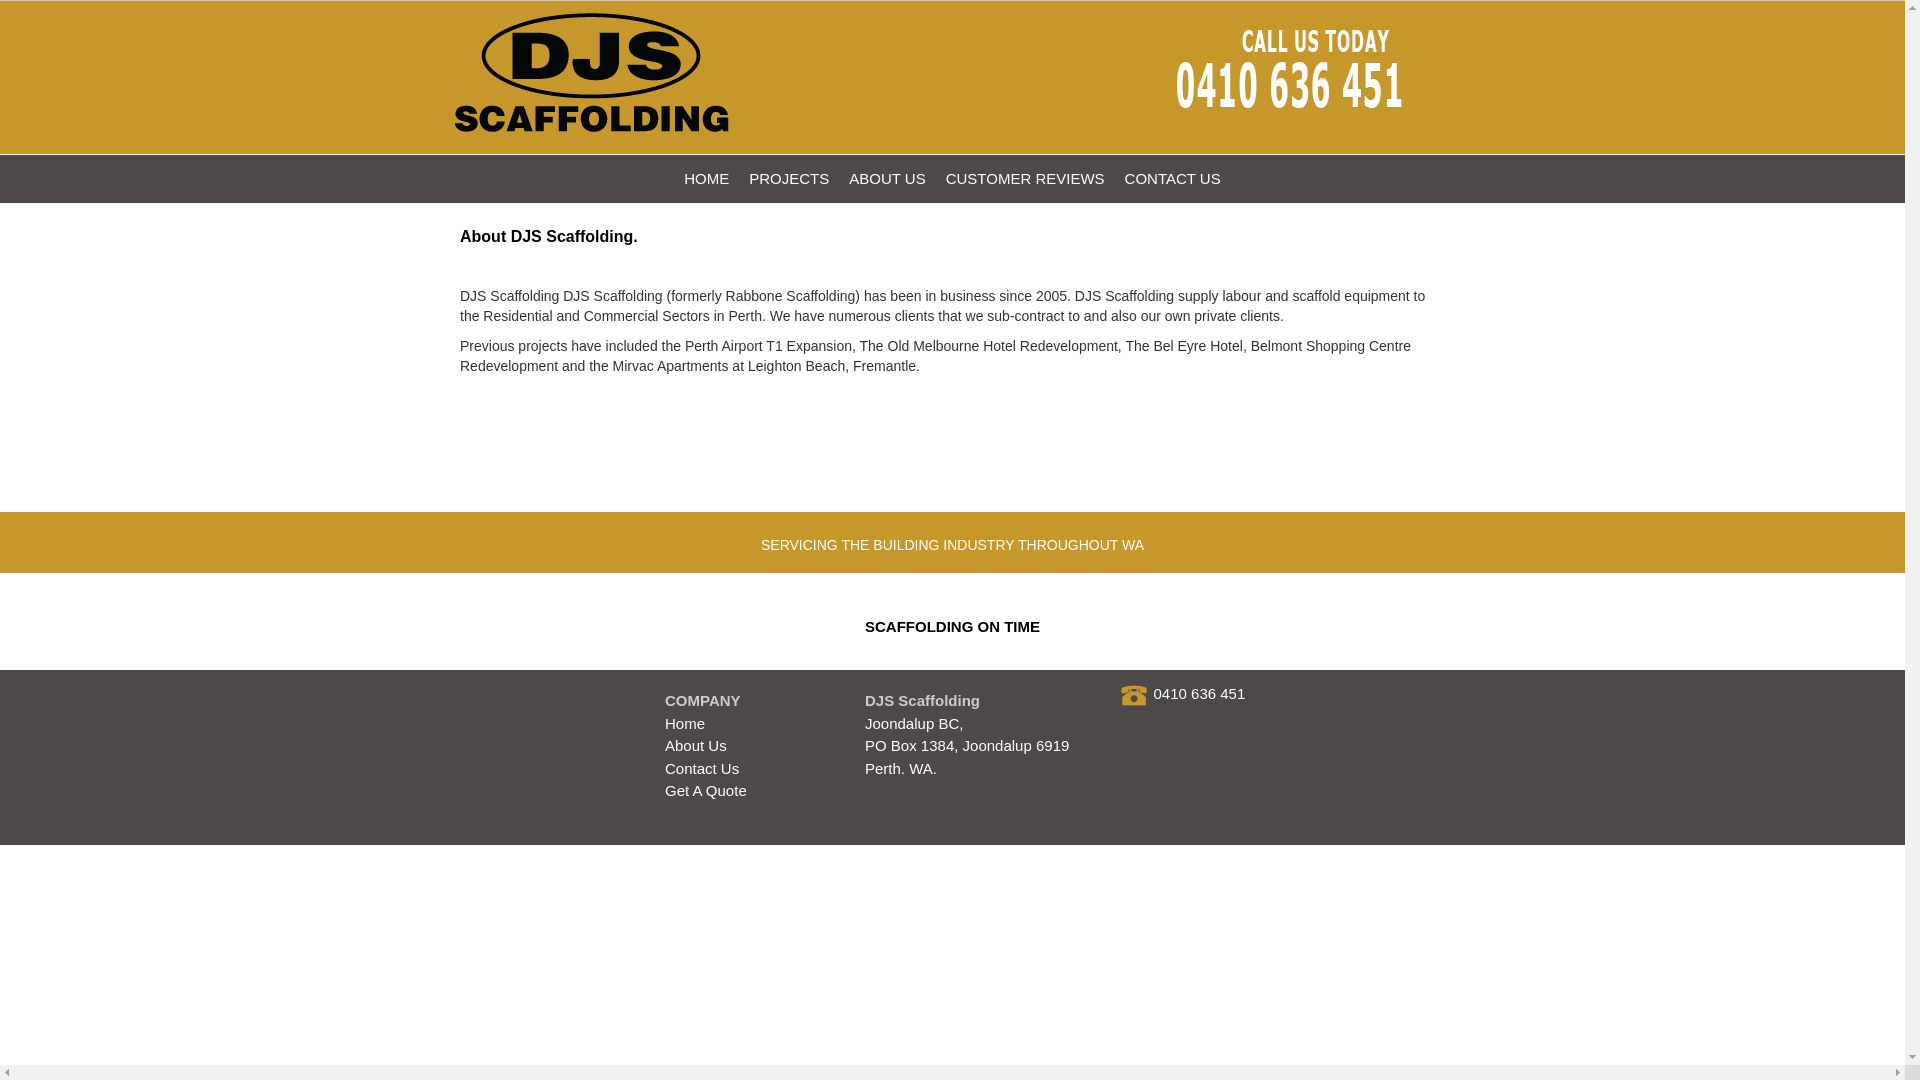 The height and width of the screenshot is (1080, 1920). What do you see at coordinates (705, 789) in the screenshot?
I see `'Get A Quote'` at bounding box center [705, 789].